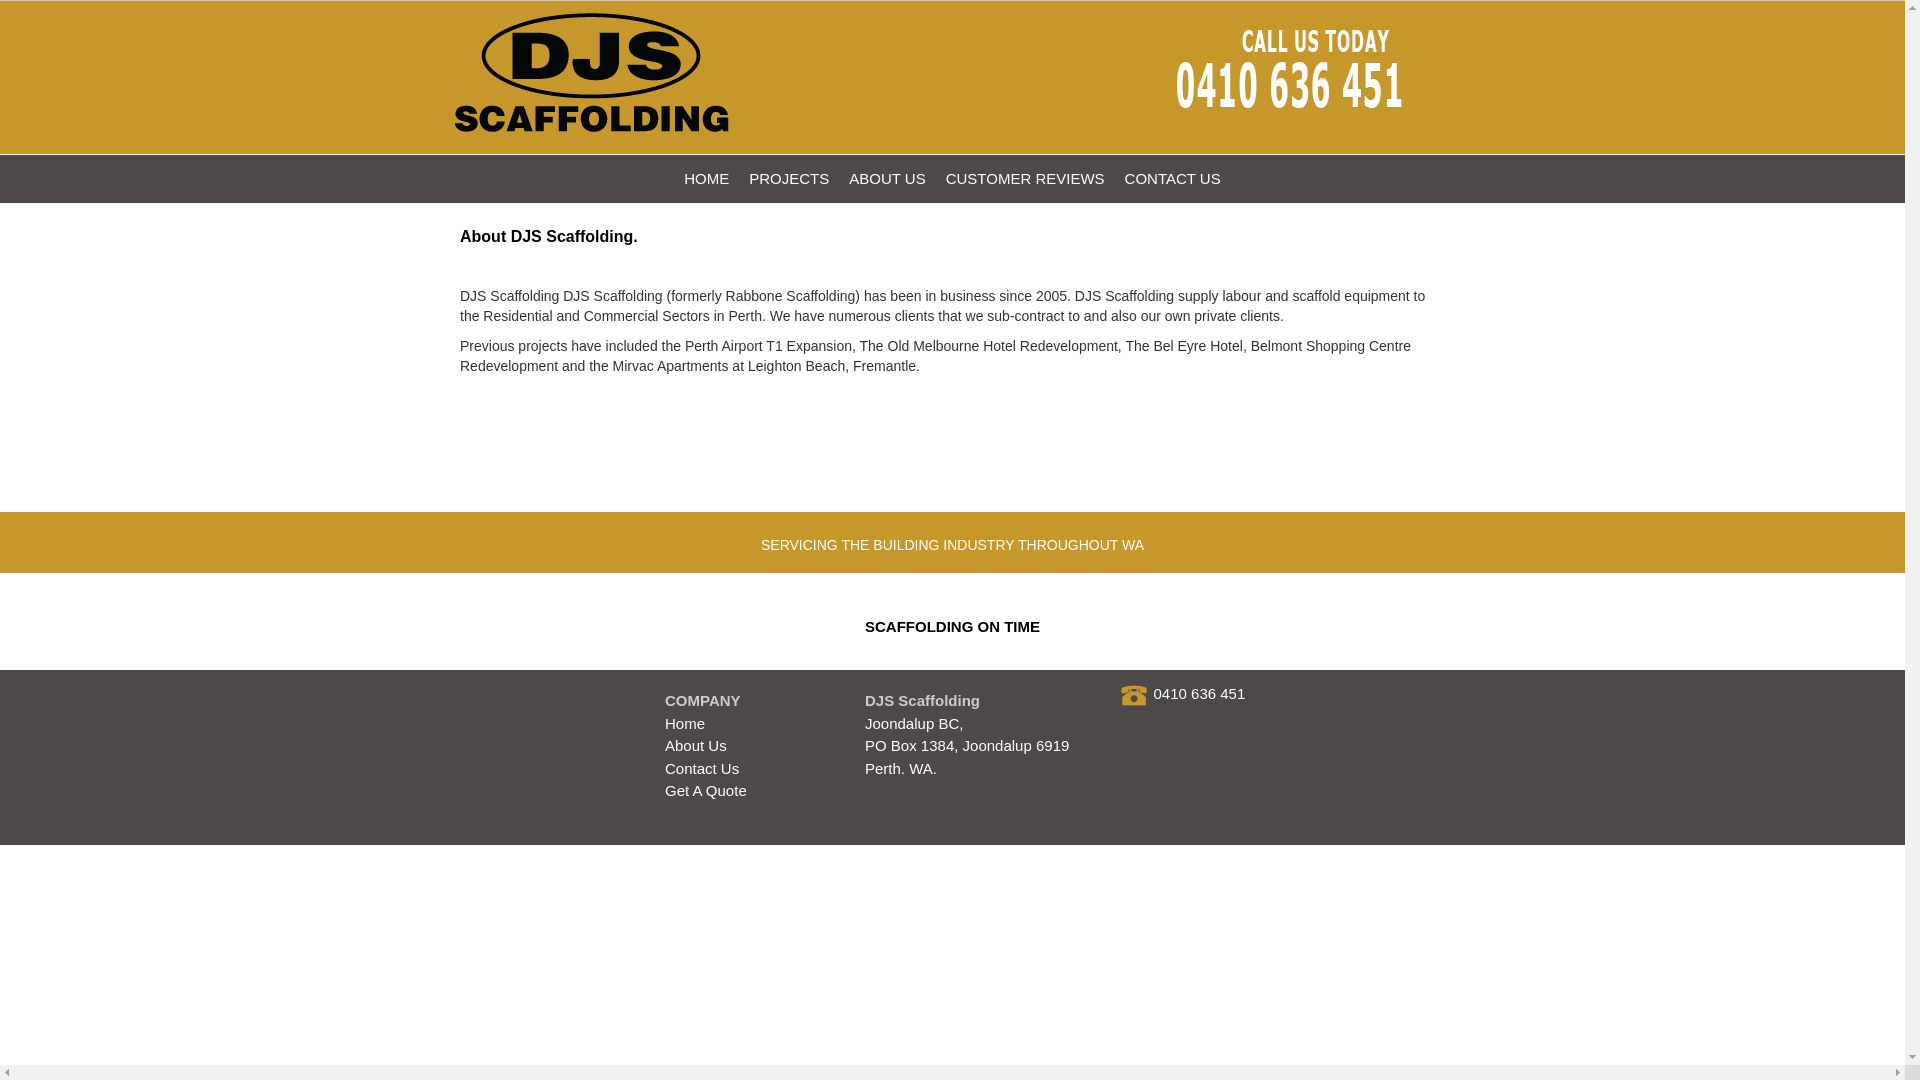 The height and width of the screenshot is (1080, 1920). What do you see at coordinates (705, 789) in the screenshot?
I see `'Get A Quote'` at bounding box center [705, 789].